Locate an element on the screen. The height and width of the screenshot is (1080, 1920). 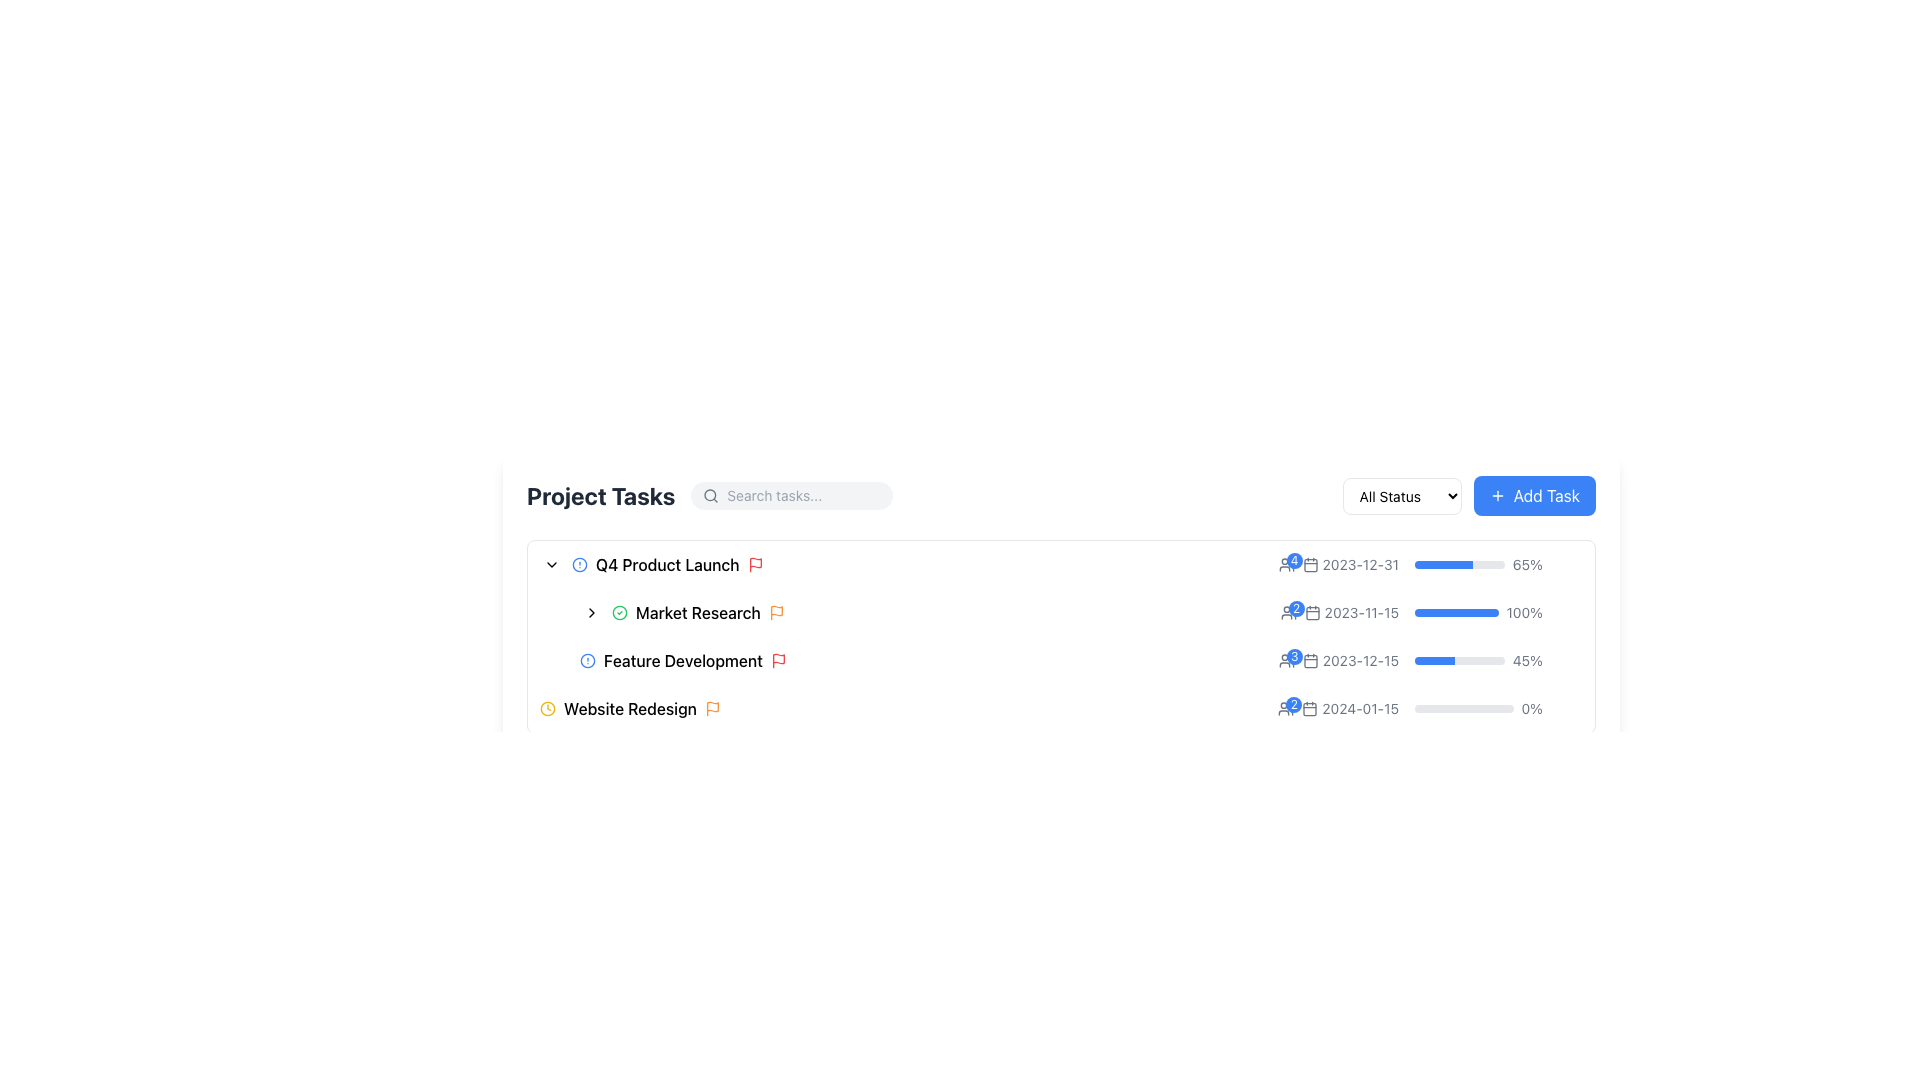
the red flag icon located to the right of the 'Feature Development' text under the 'Project Tasks' section is located at coordinates (777, 660).